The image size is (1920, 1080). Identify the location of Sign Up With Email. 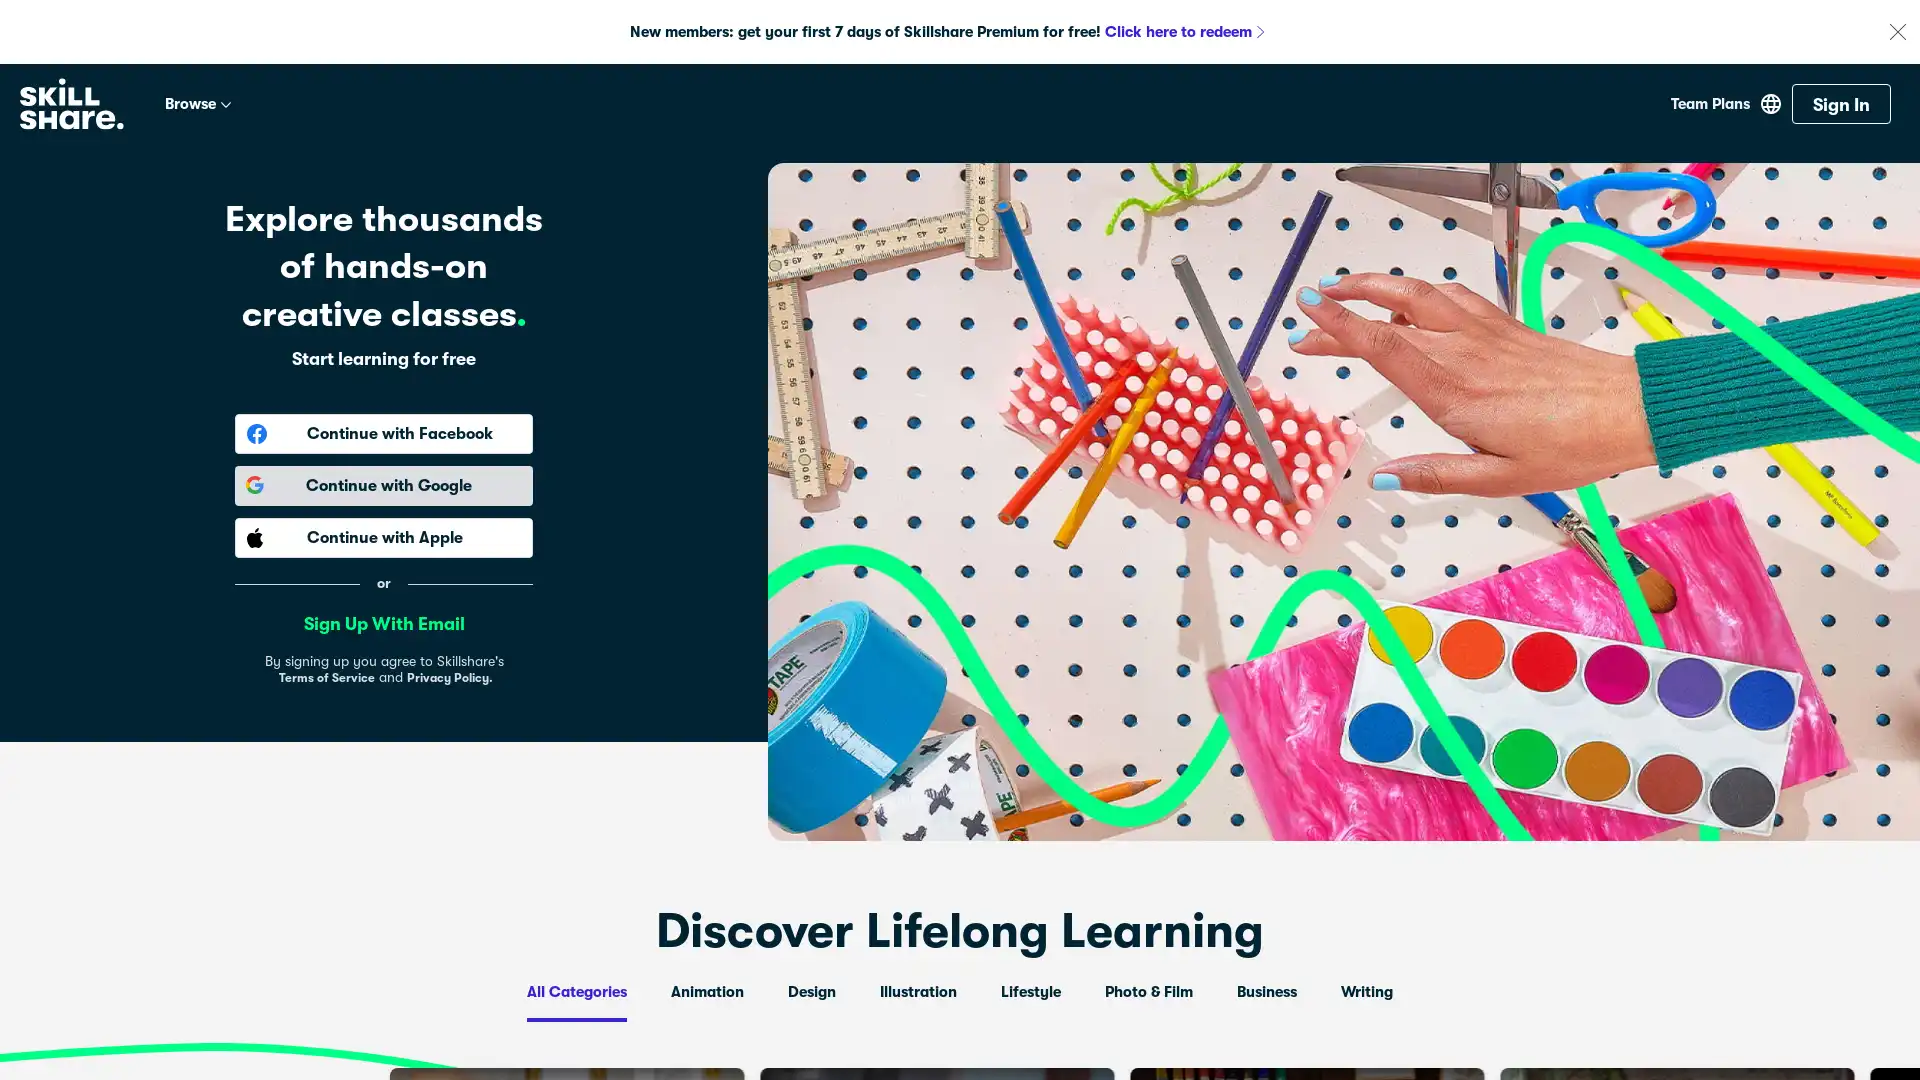
(383, 623).